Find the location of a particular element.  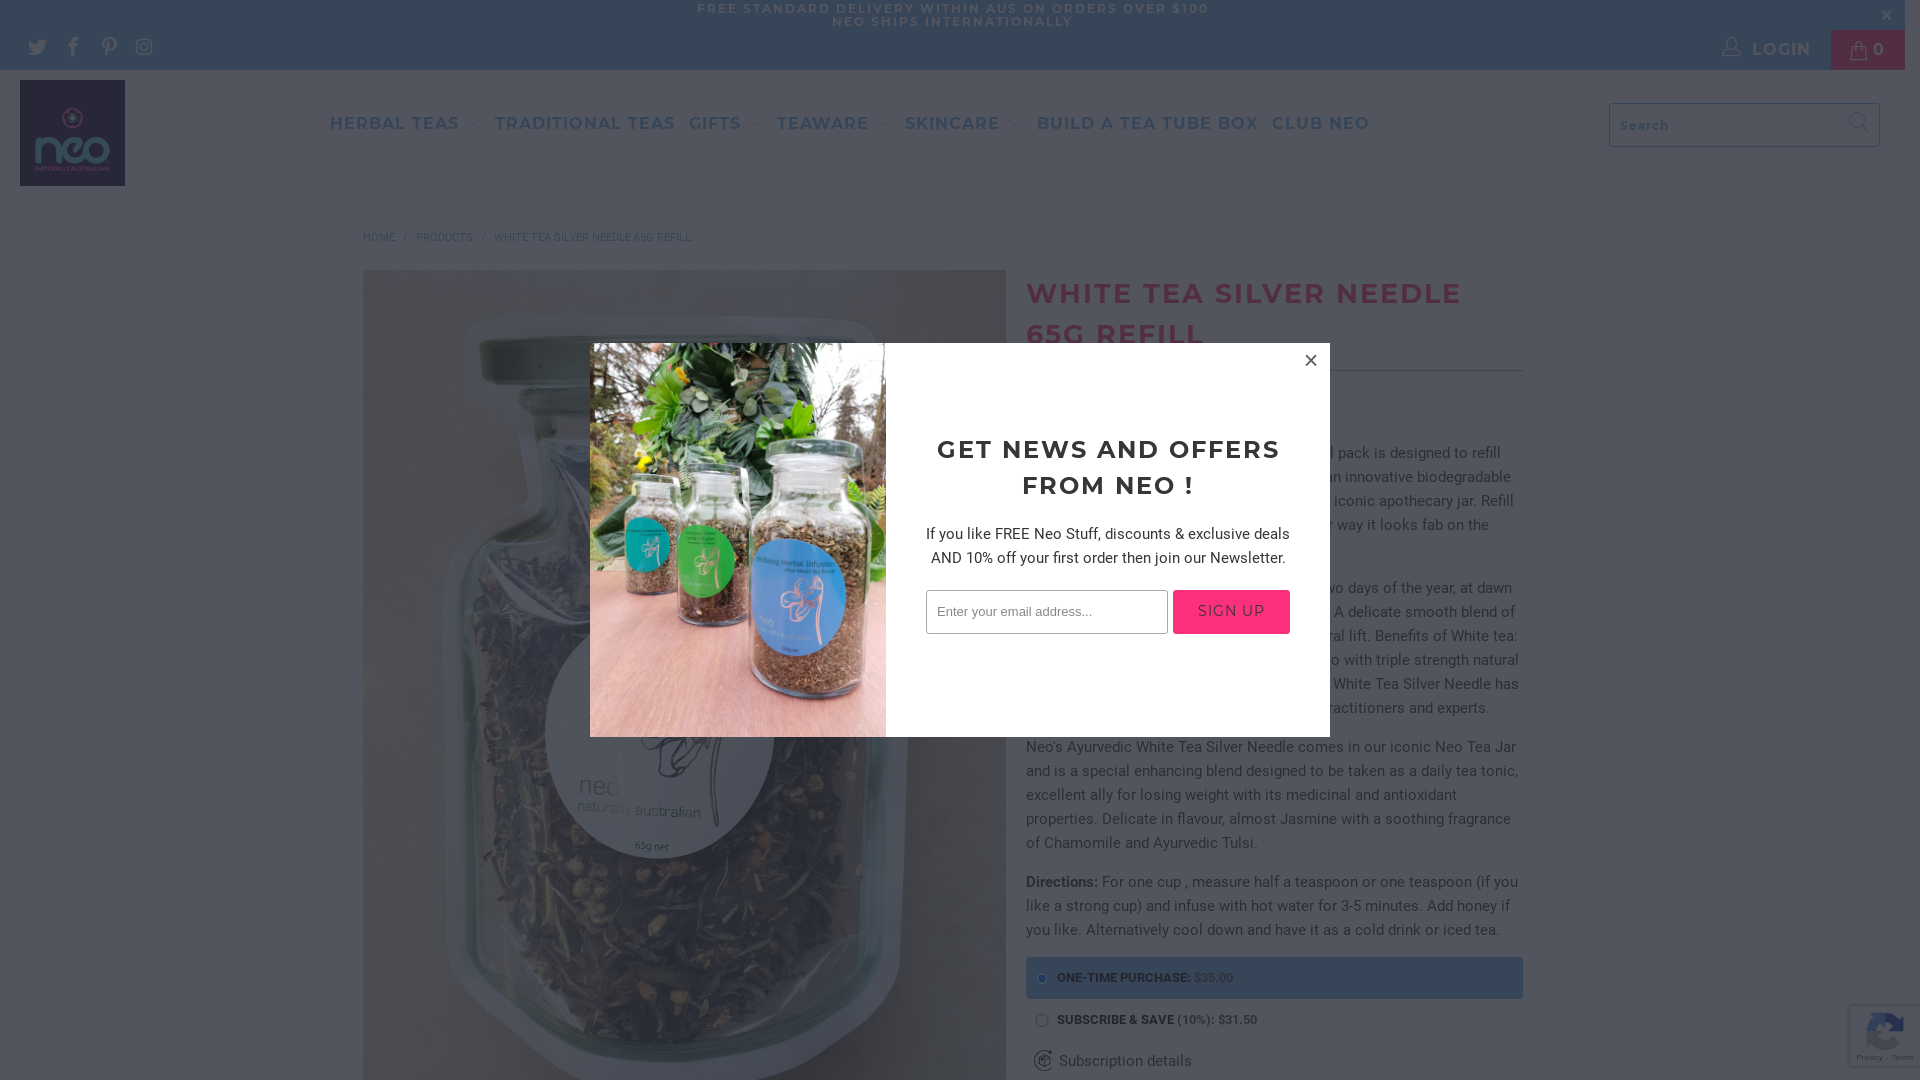

'0' is located at coordinates (1866, 49).